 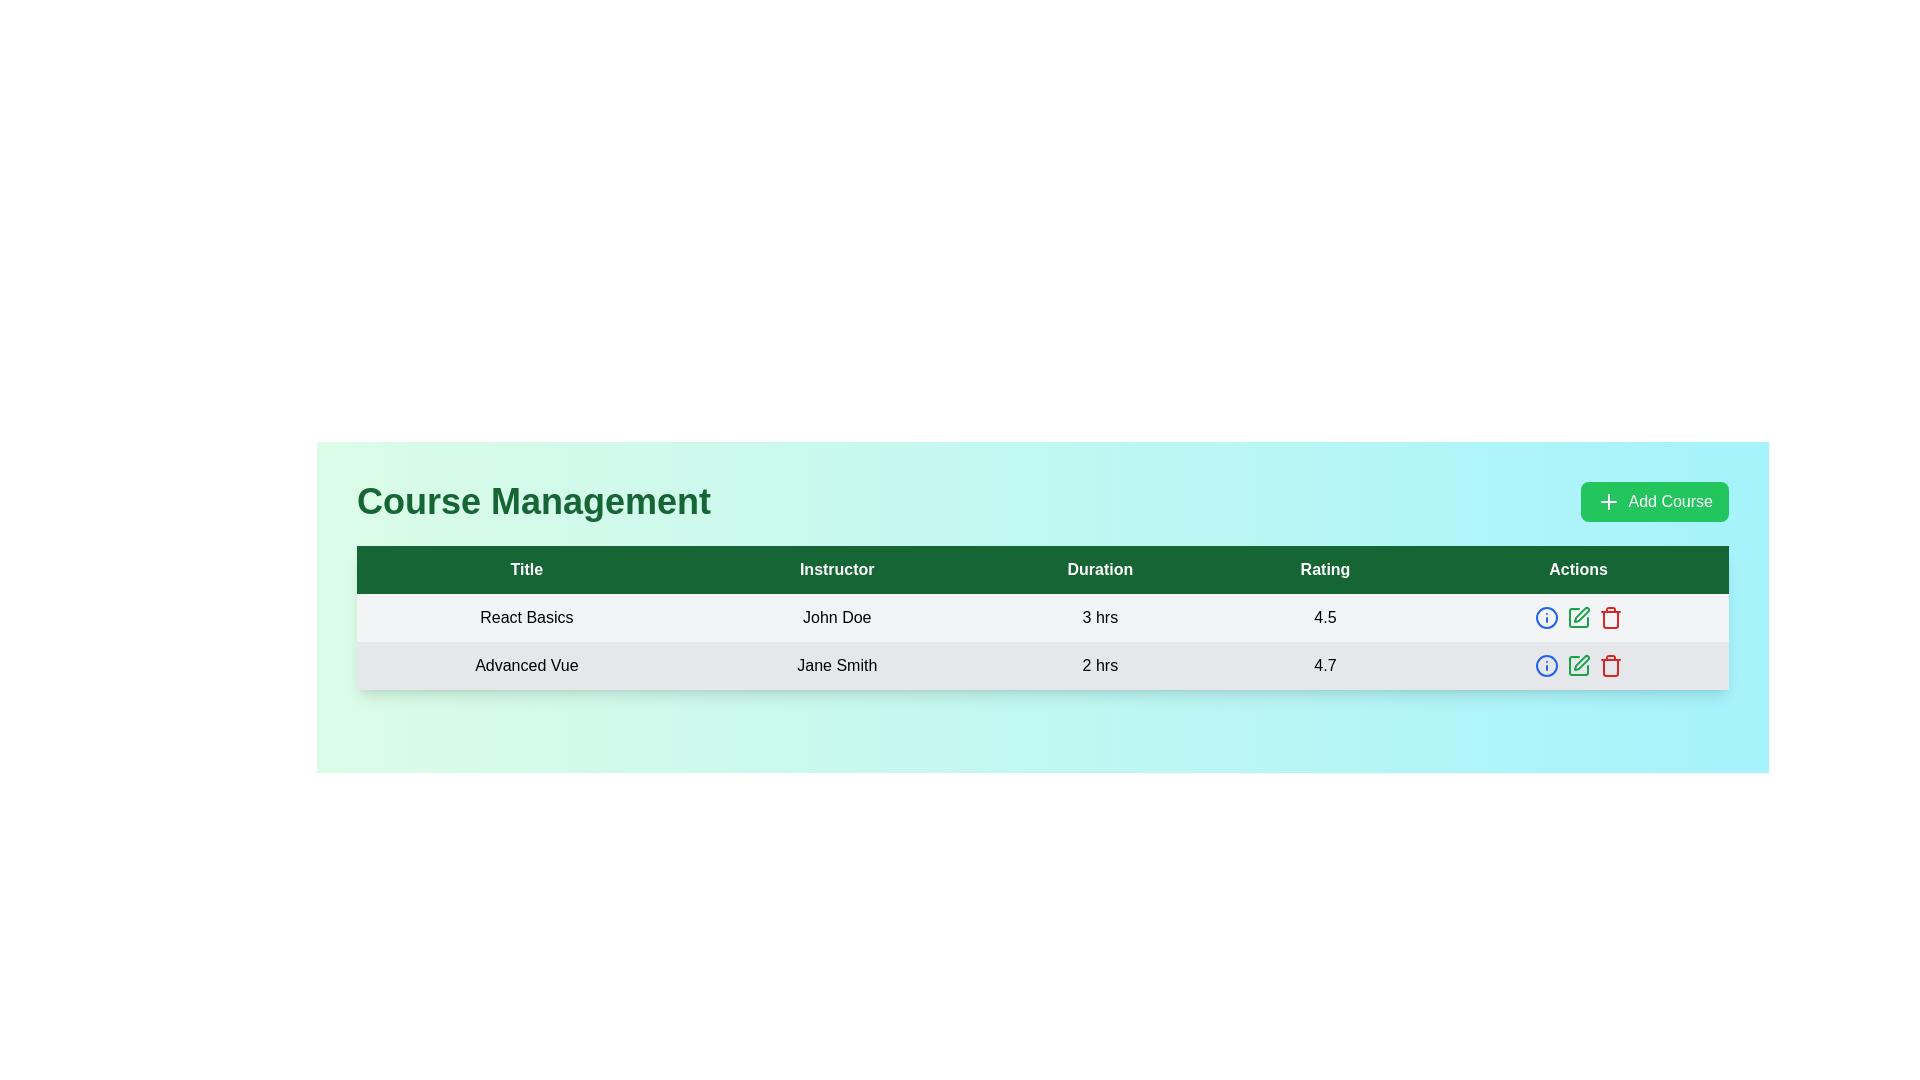 I want to click on the text label displaying 'Advanced Vue' located in the second row of the 'Title' column, which has a light gray background and is positioned below 'React Basics', so click(x=526, y=666).